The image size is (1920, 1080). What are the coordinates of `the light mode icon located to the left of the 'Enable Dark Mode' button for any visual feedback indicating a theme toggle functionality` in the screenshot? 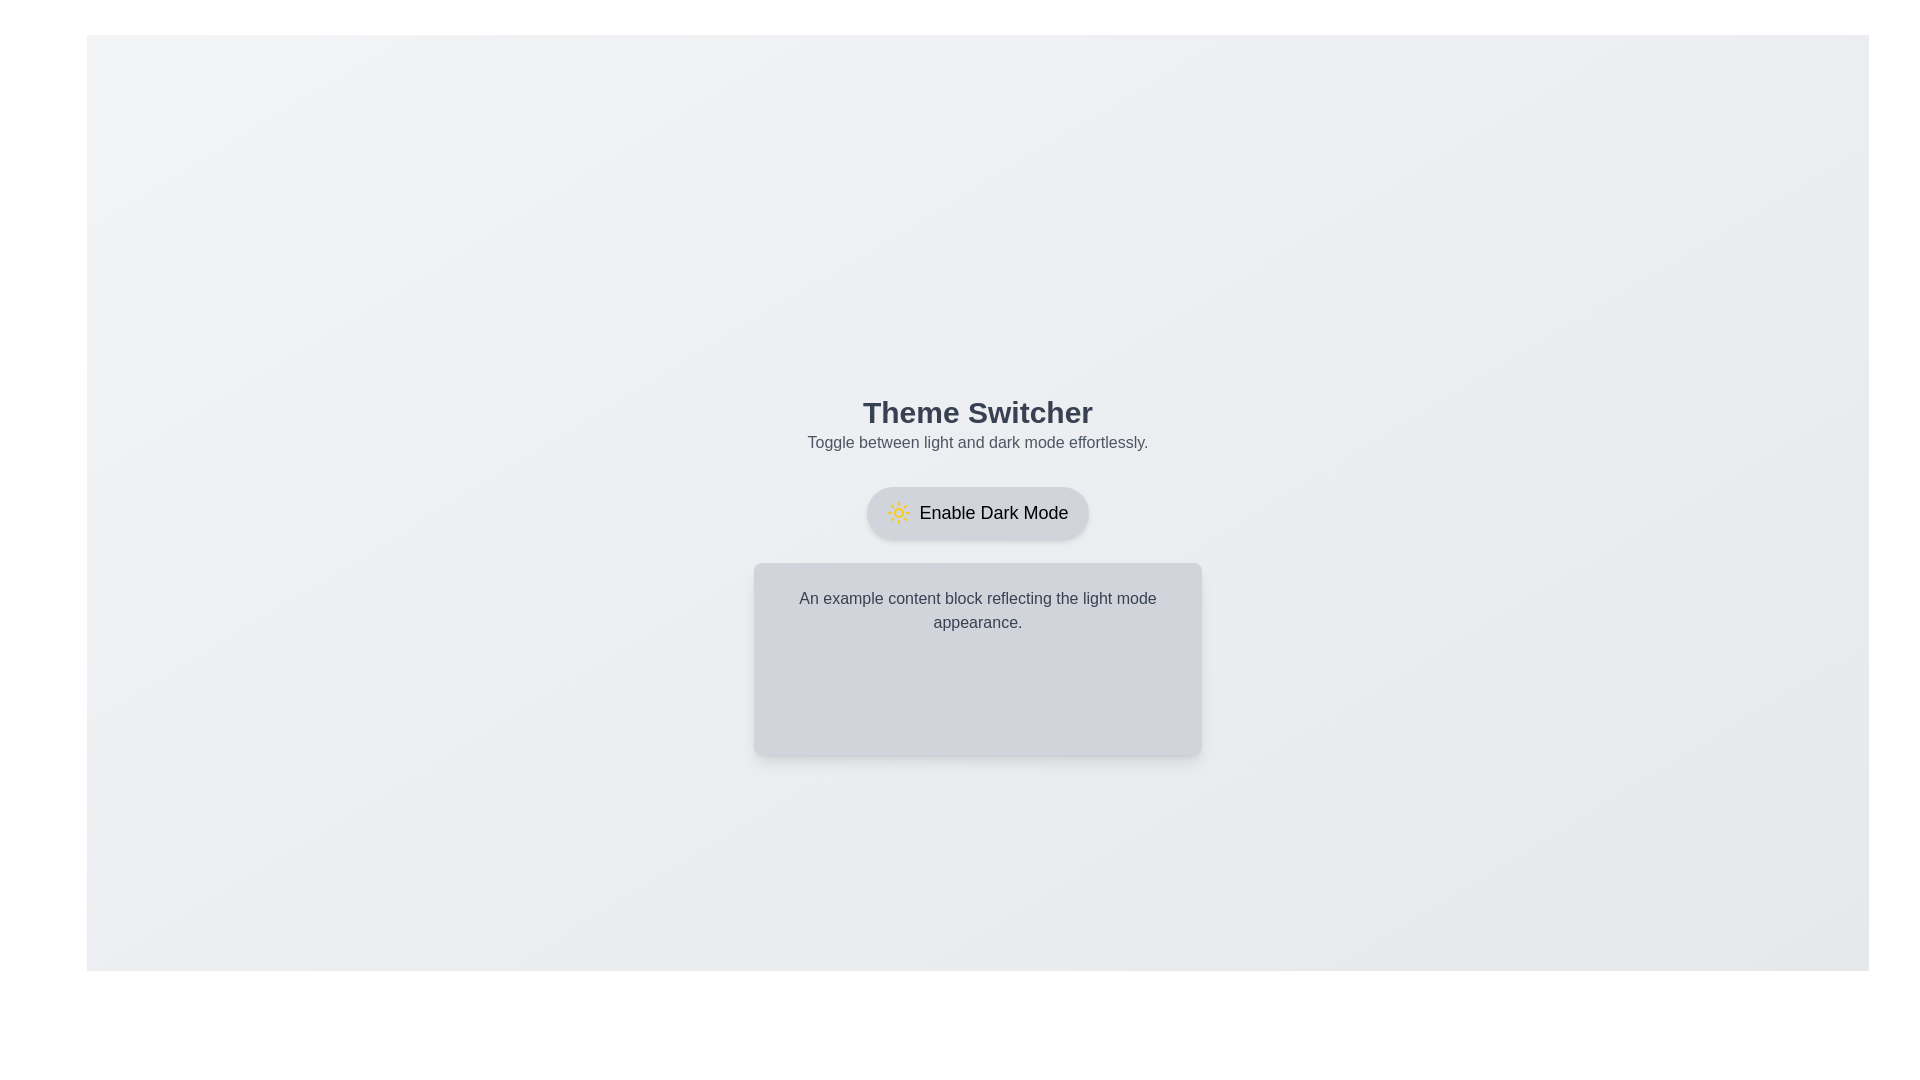 It's located at (898, 512).